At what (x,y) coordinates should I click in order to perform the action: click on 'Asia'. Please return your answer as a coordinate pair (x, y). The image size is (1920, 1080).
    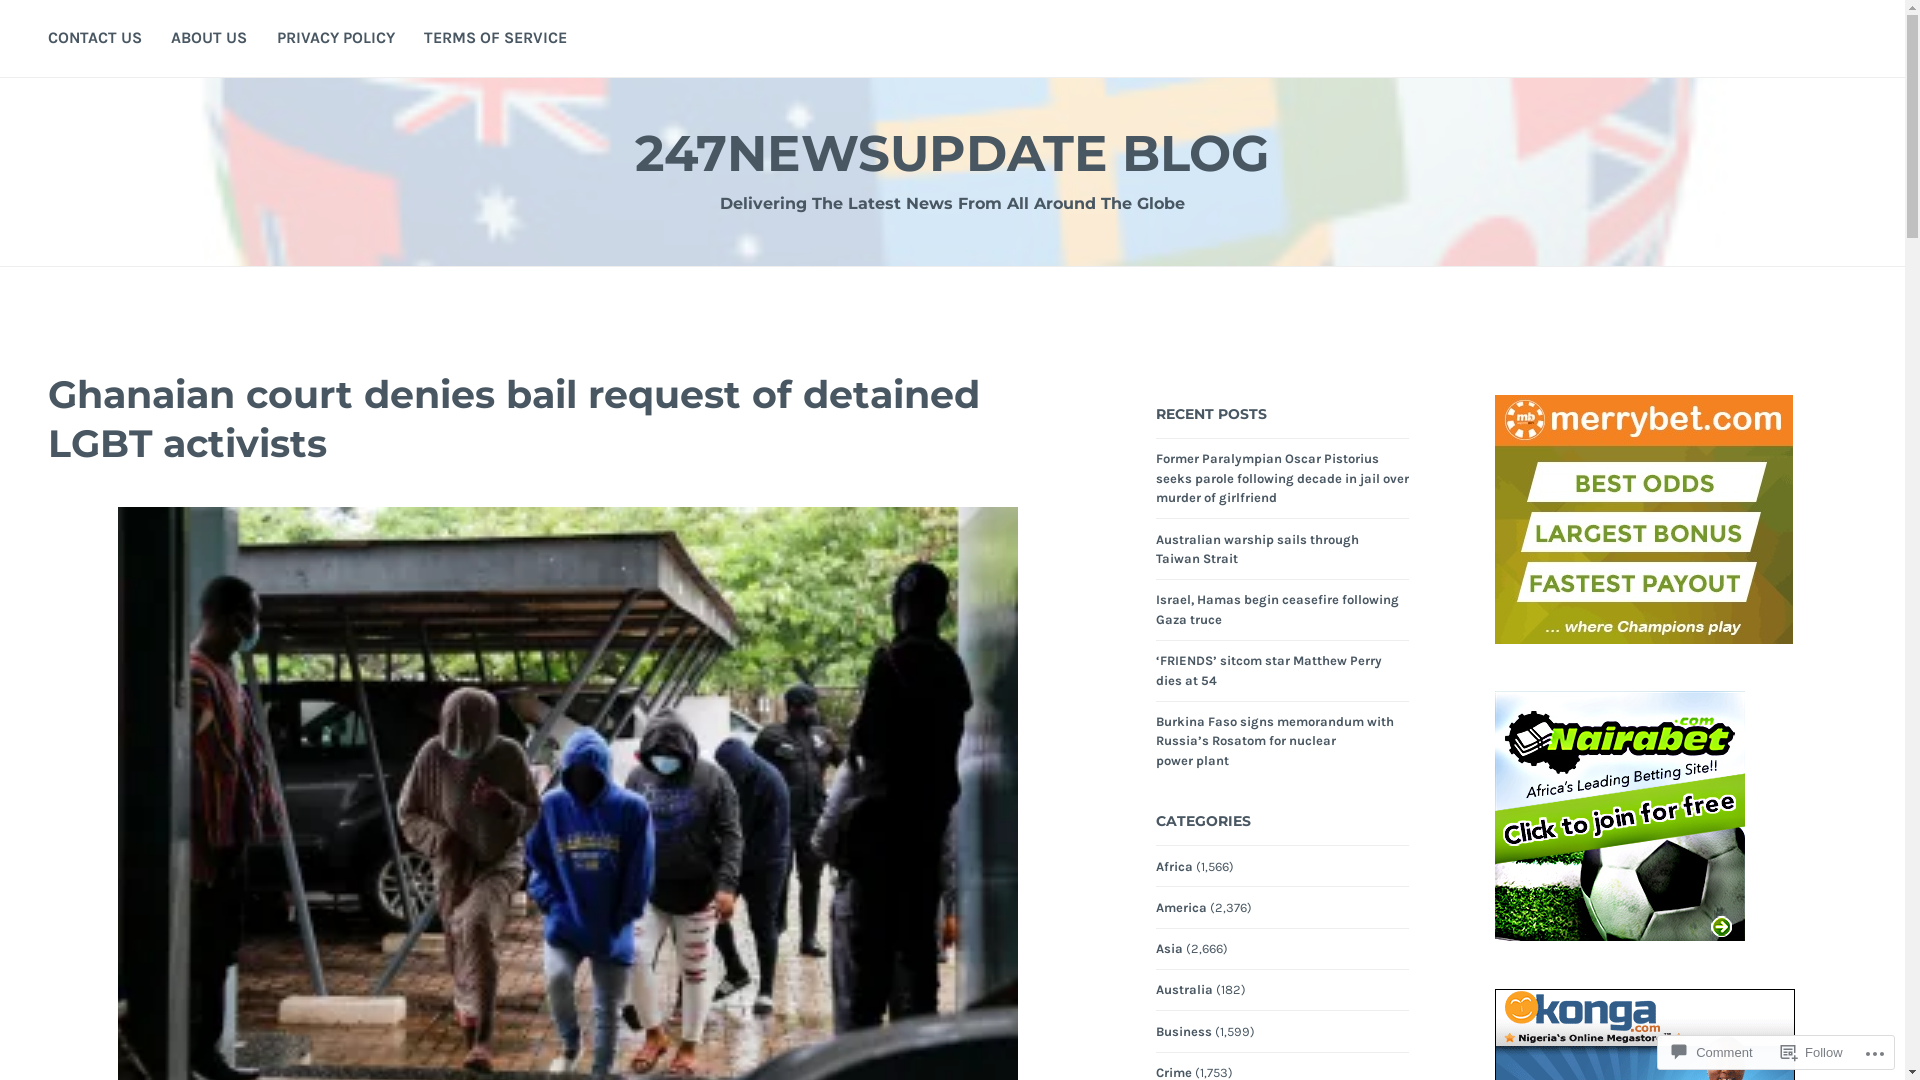
    Looking at the image, I should click on (1169, 947).